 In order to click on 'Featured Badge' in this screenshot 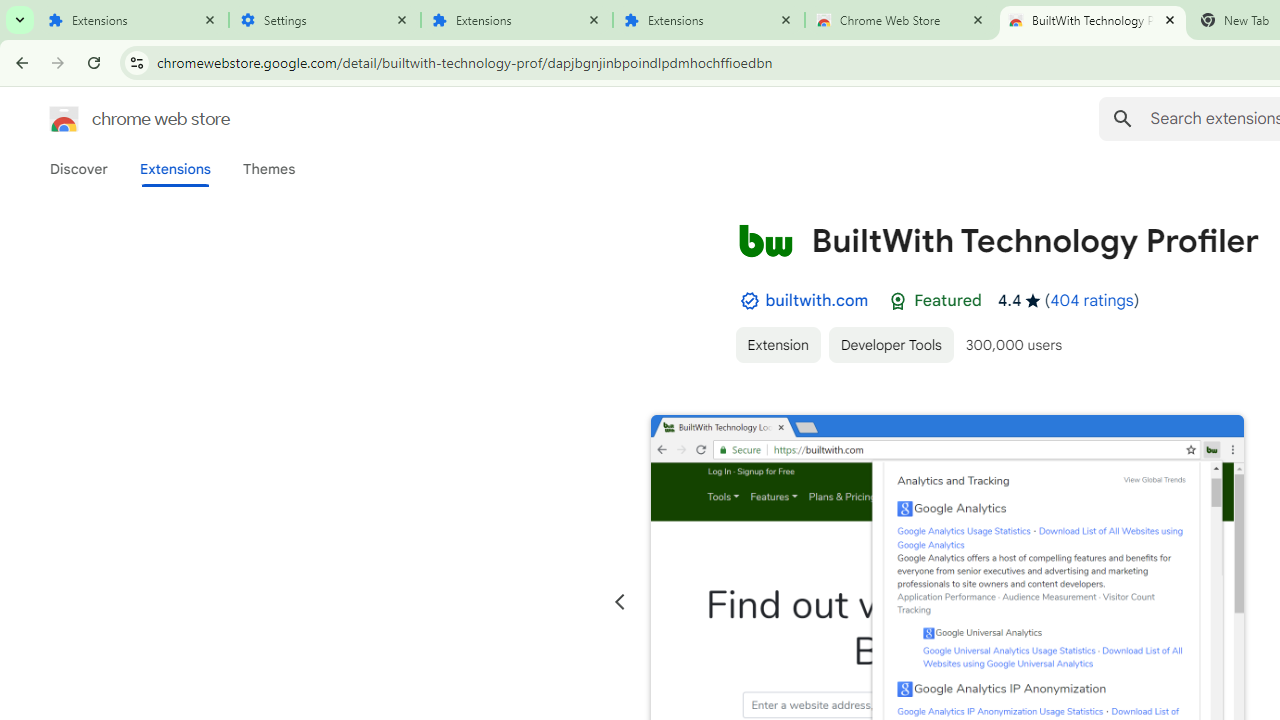, I will do `click(897, 301)`.